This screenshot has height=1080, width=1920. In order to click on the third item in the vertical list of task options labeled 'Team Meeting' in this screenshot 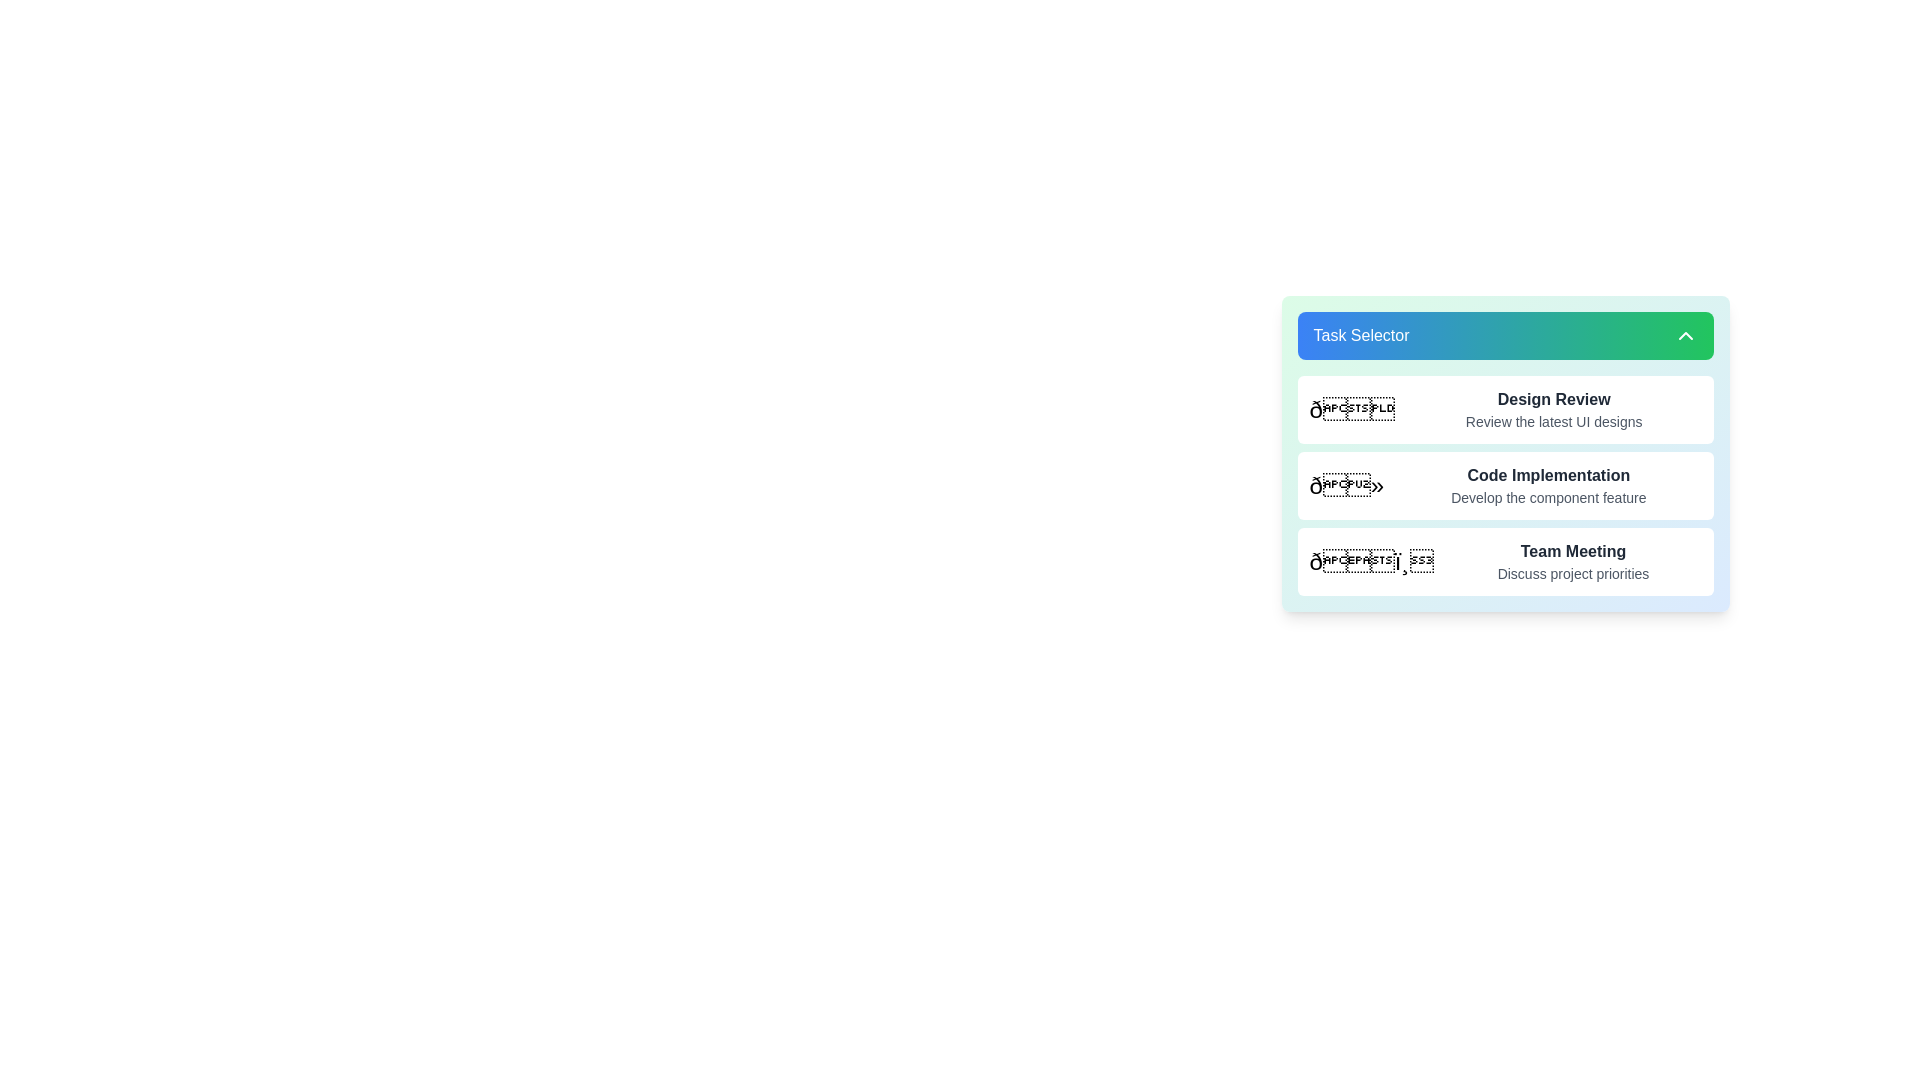, I will do `click(1505, 562)`.